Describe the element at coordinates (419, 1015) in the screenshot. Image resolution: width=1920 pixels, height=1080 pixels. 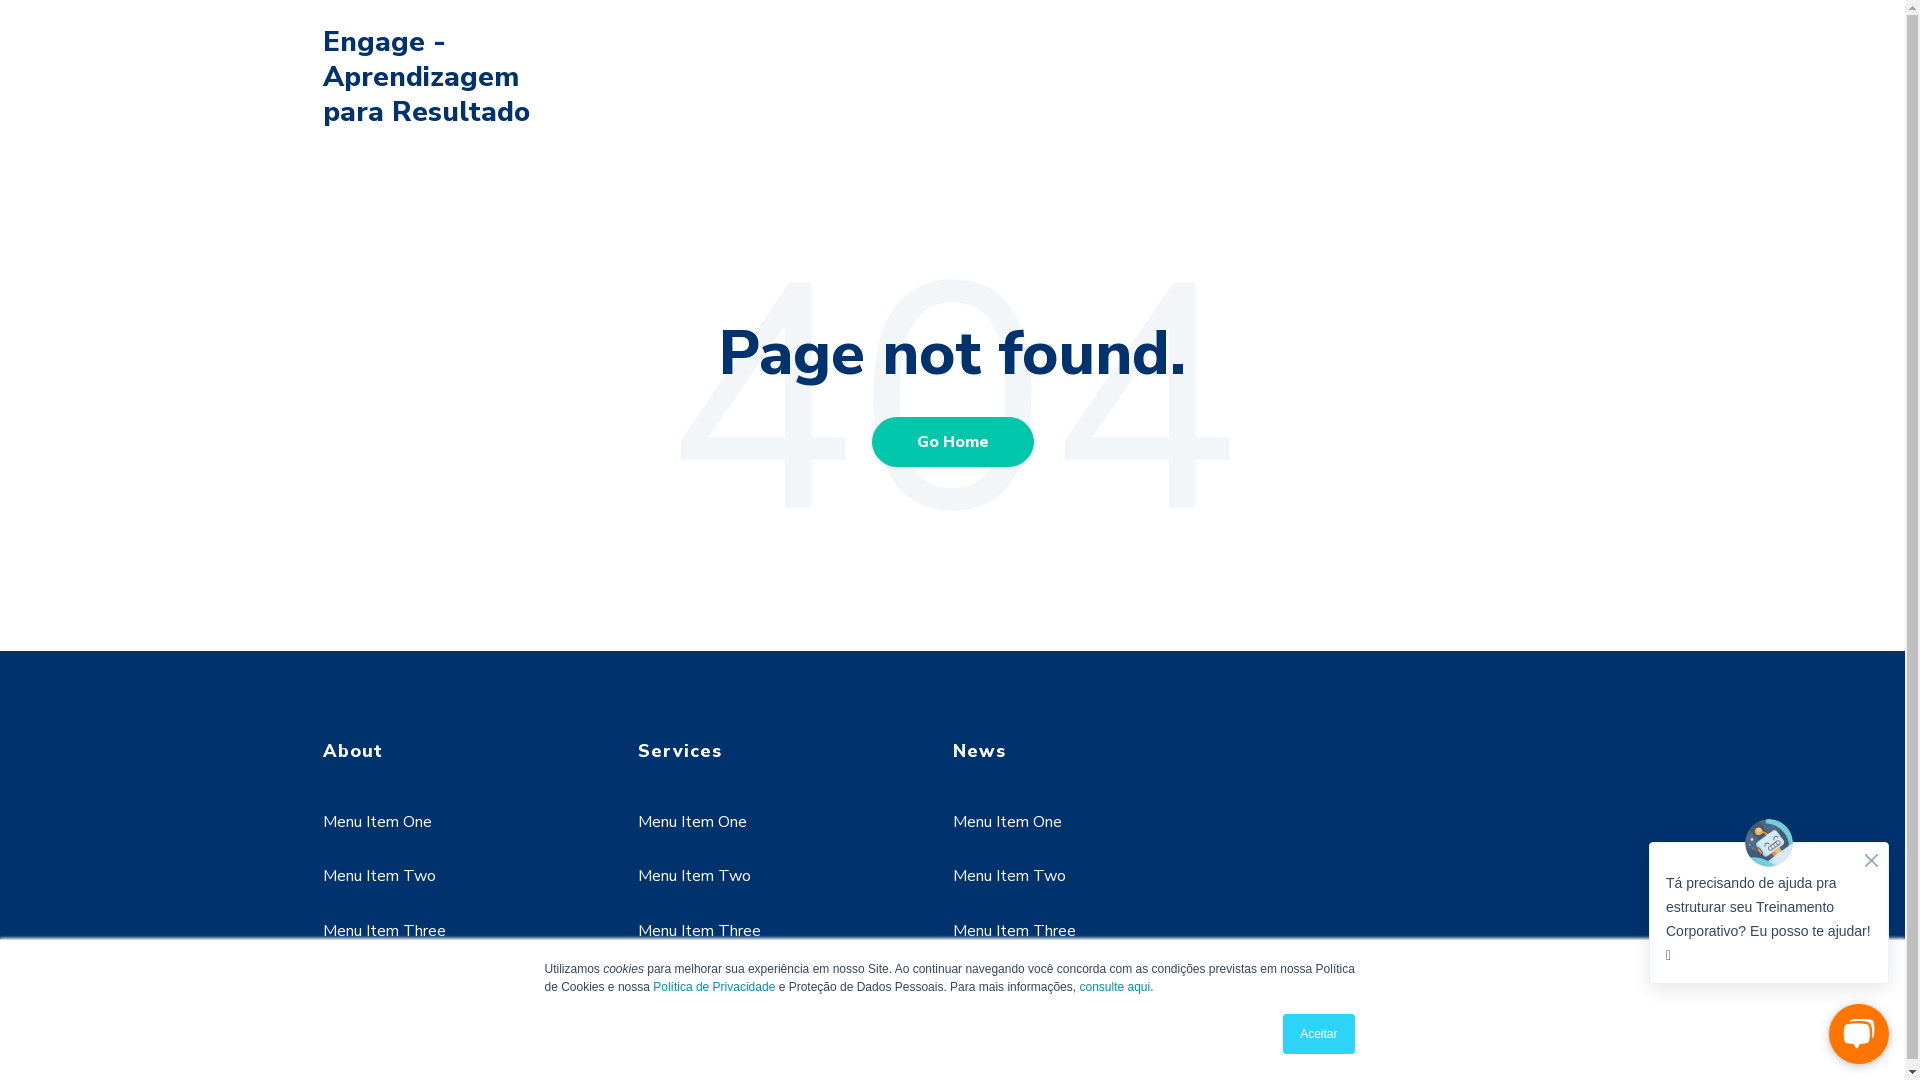
I see `'Follow us on Twitter'` at that location.